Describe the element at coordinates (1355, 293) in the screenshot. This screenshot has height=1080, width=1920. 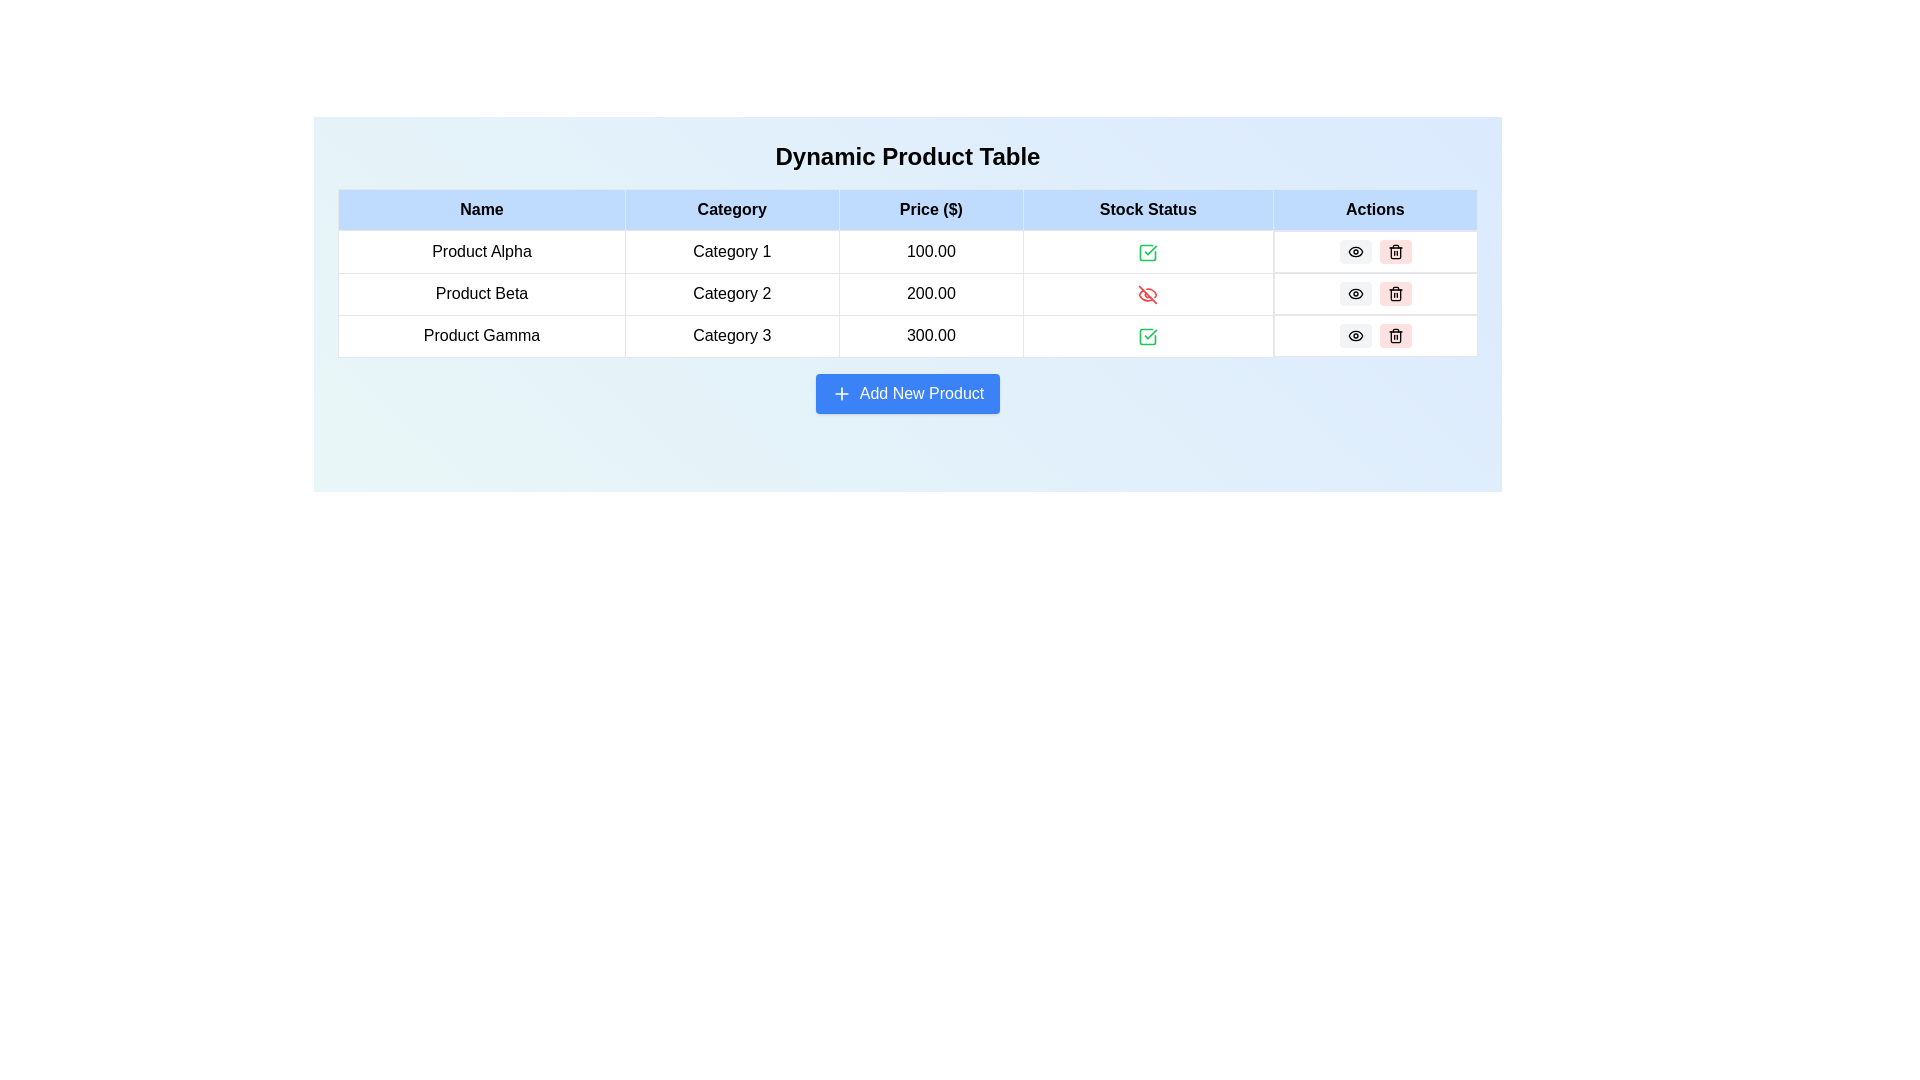
I see `the eye icon button in the 'Actions' column of the second row for 'Product Beta'` at that location.